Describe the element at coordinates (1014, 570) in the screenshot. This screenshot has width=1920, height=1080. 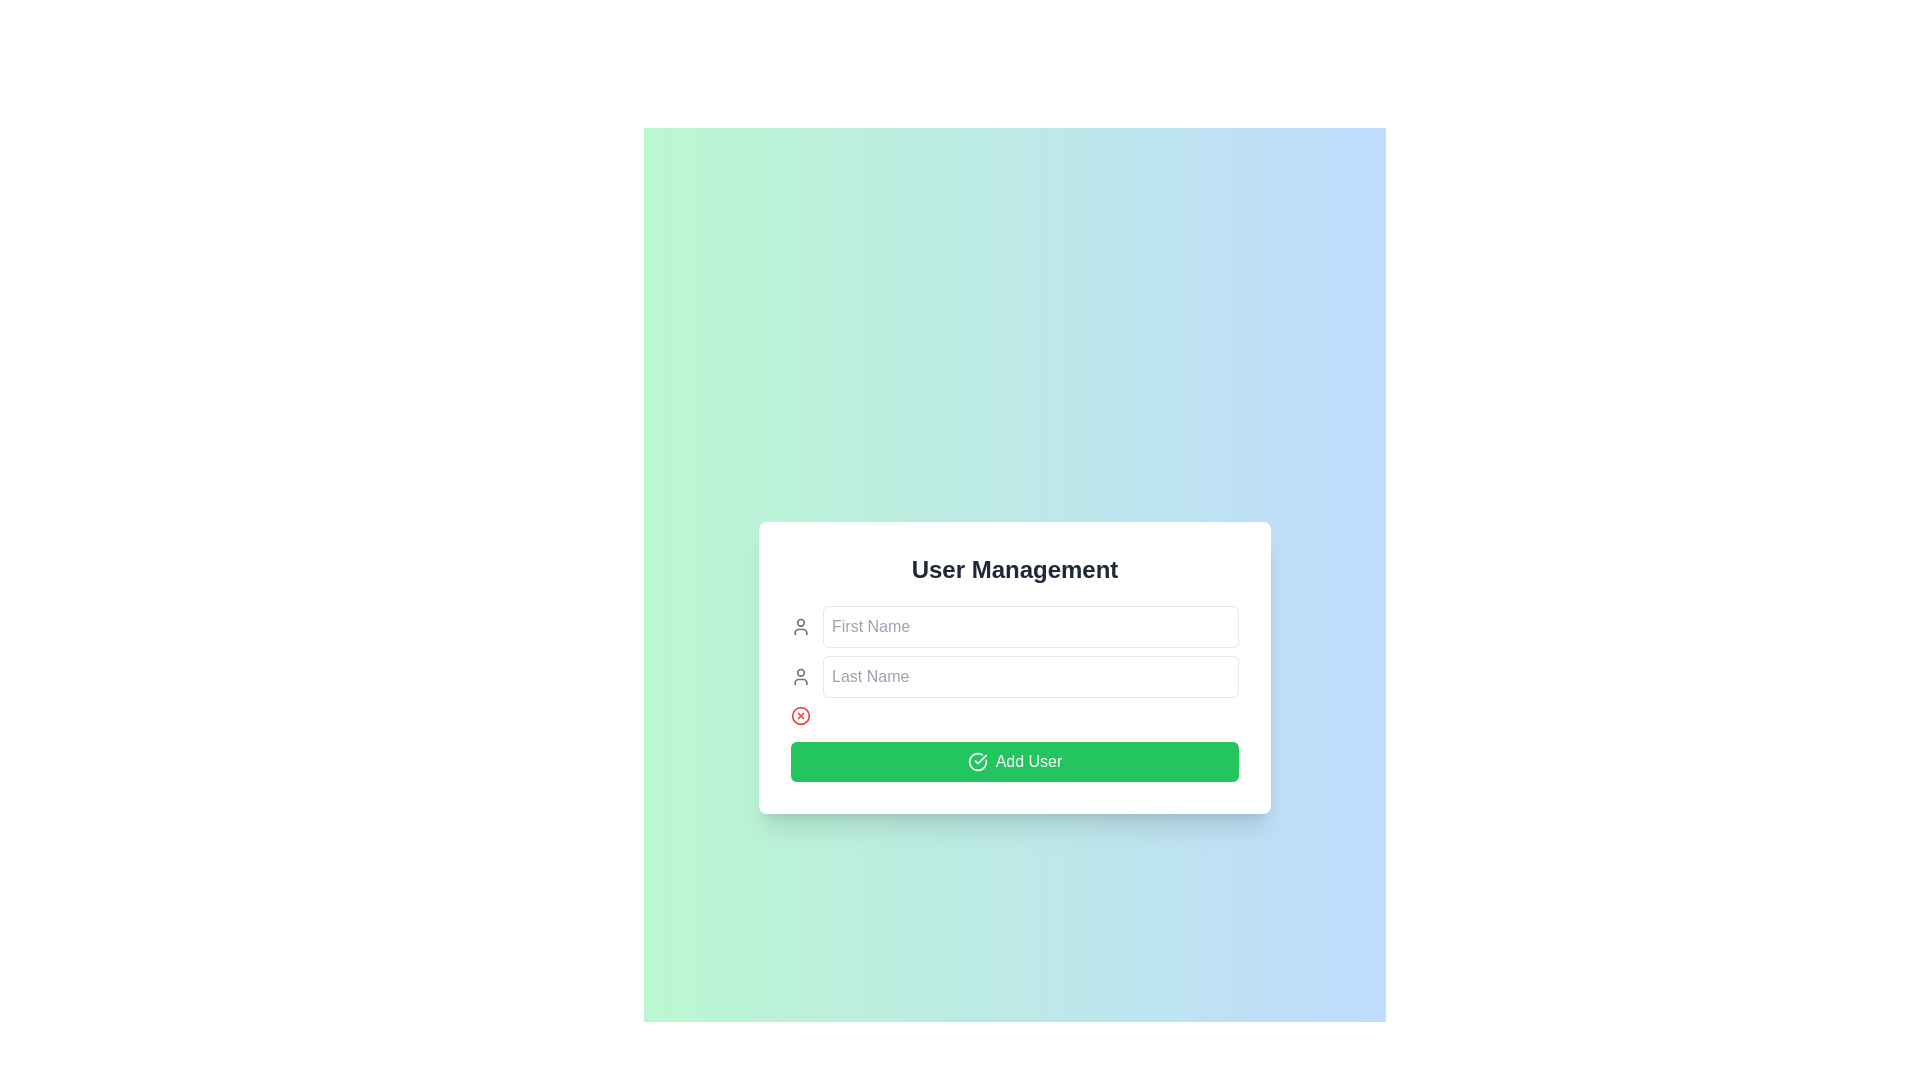
I see `the Text label (header) that serves as a title for the user management form, positioned at the top of the white dialog box above the input fields for 'First Name' and 'Last Name'` at that location.